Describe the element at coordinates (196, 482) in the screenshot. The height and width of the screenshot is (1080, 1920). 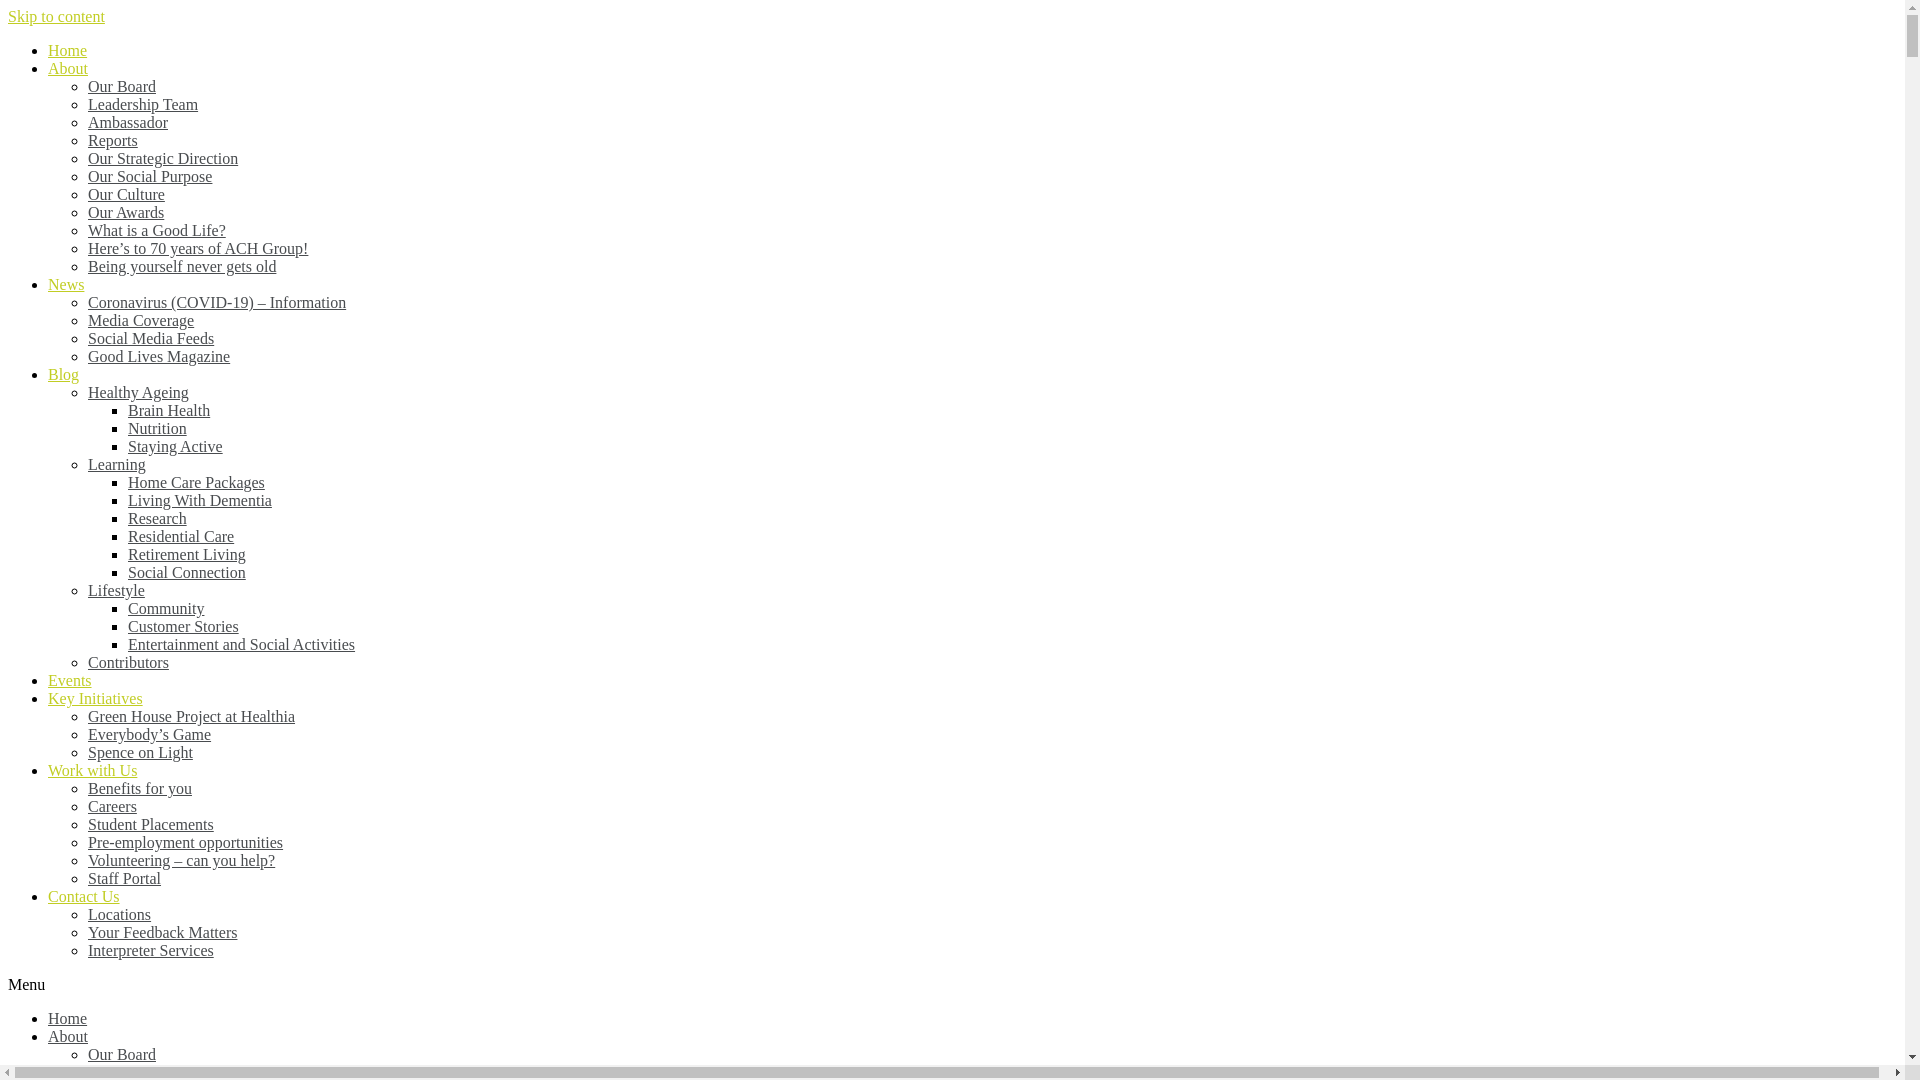
I see `'Home Care Packages'` at that location.